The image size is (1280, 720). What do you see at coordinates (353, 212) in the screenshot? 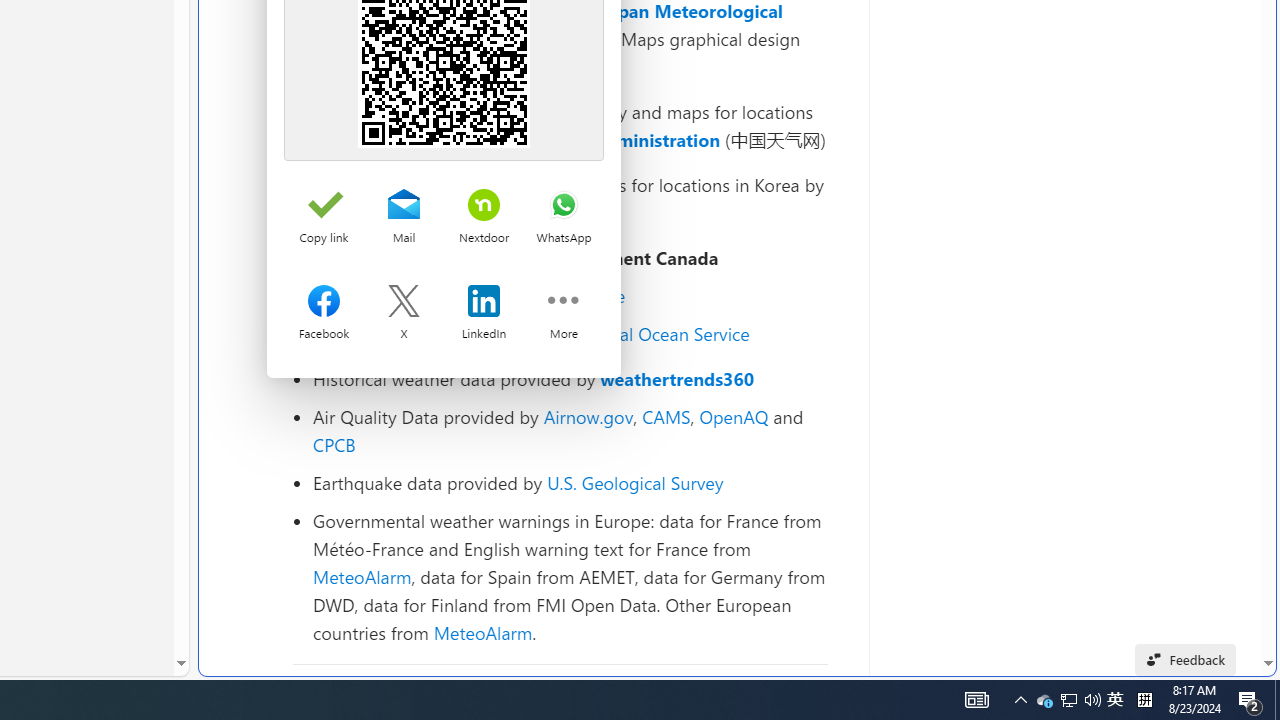
I see `'Kweather'` at bounding box center [353, 212].